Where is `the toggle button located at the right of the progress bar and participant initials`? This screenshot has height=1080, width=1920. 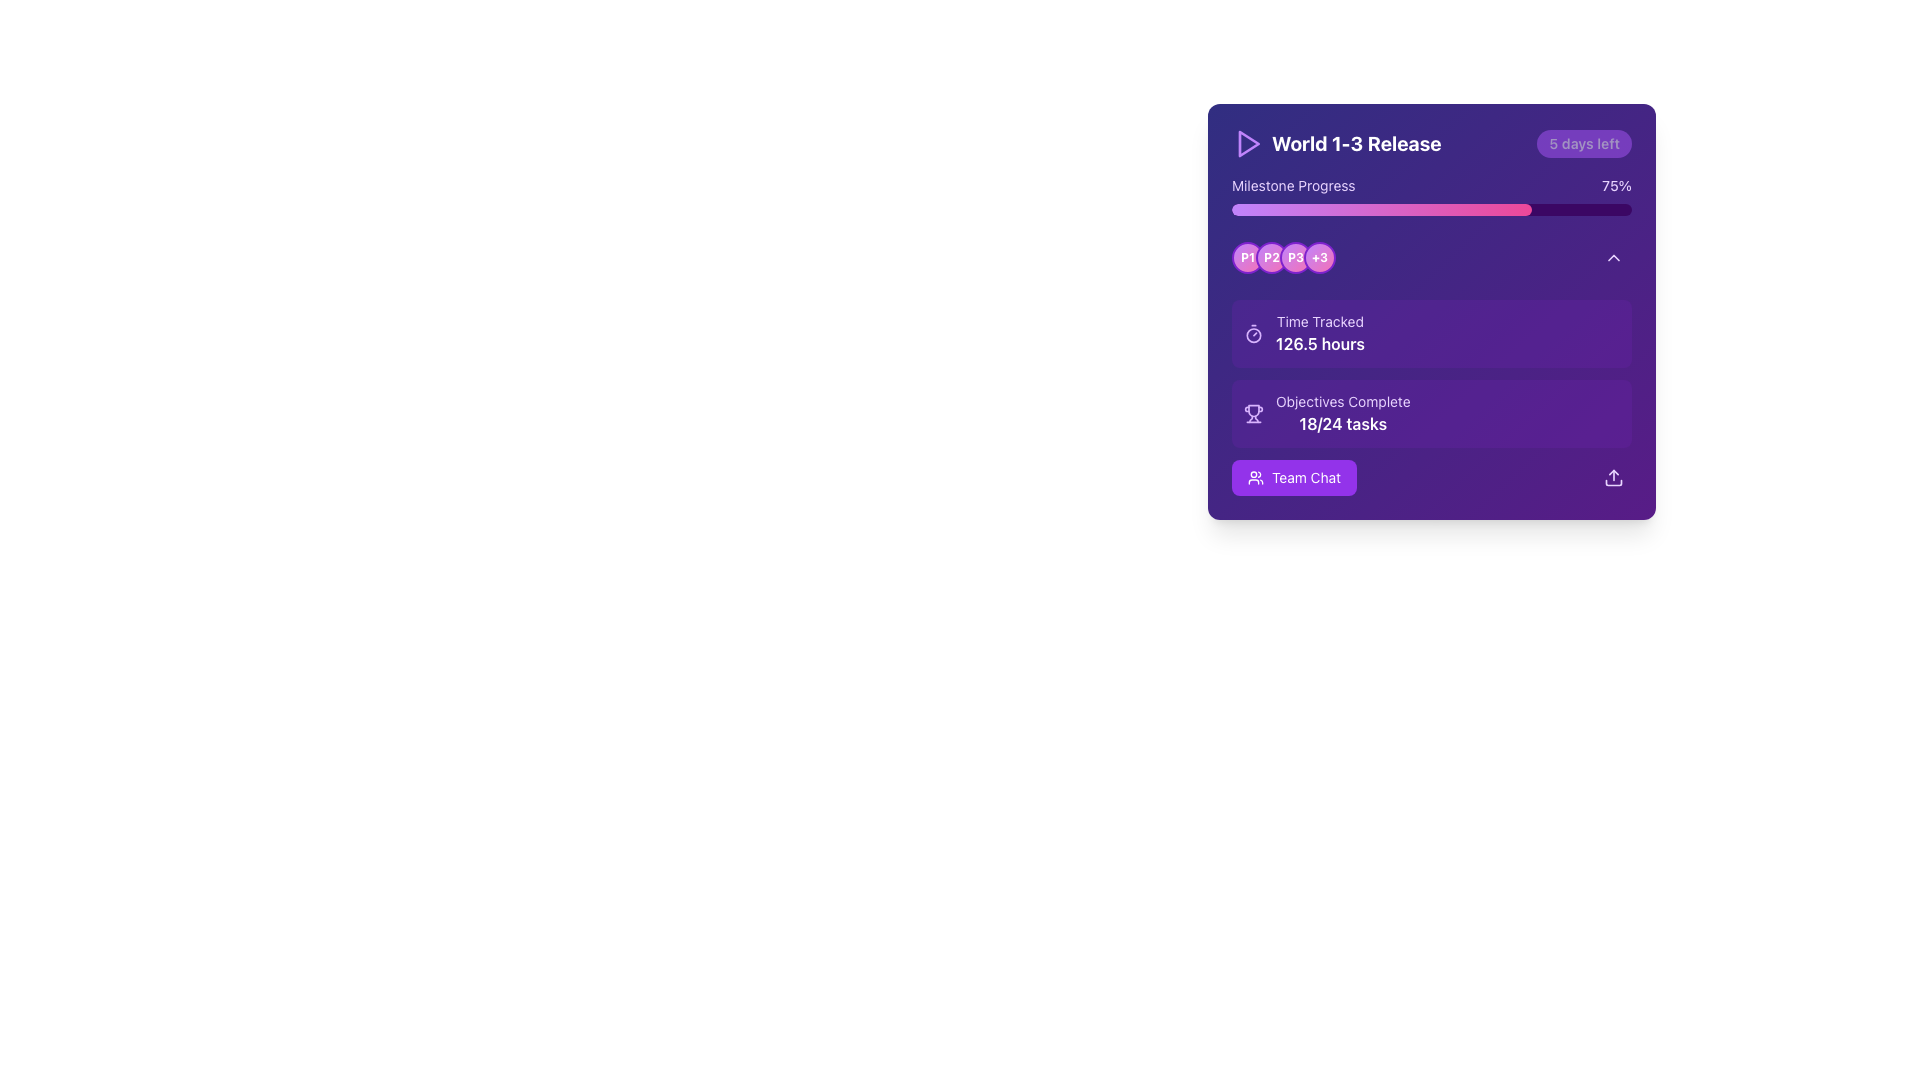 the toggle button located at the right of the progress bar and participant initials is located at coordinates (1613, 257).